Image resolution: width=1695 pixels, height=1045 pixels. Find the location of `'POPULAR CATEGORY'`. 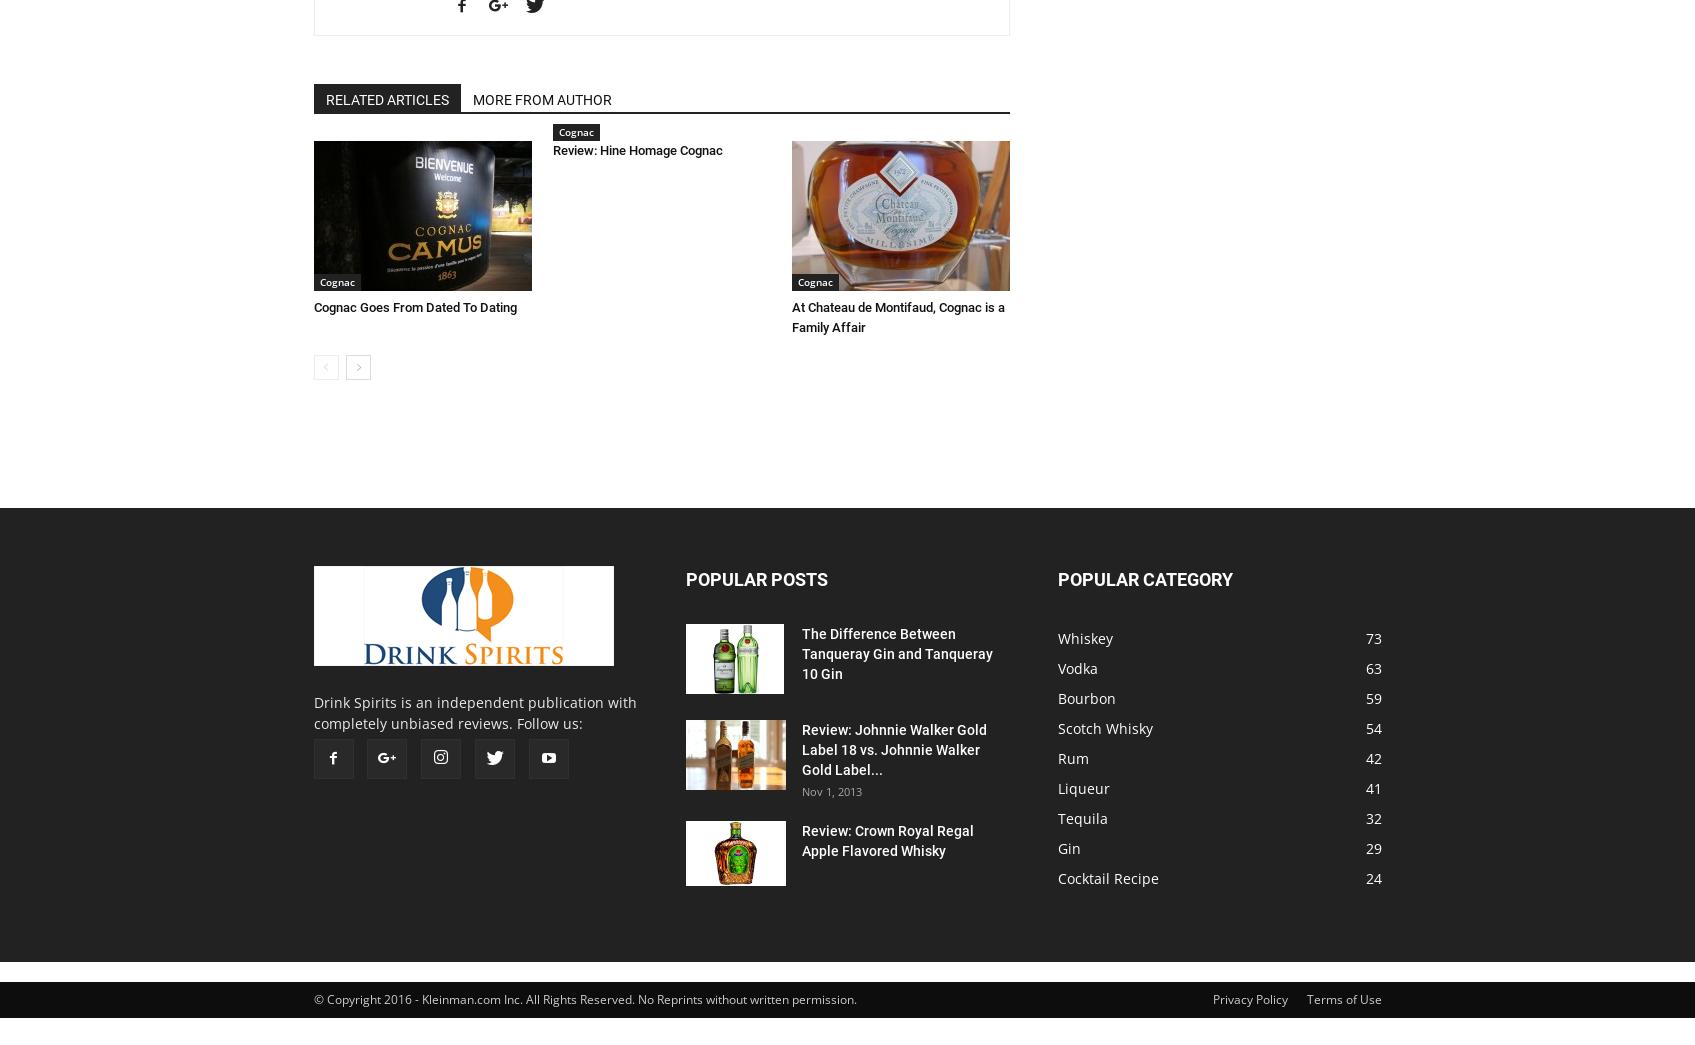

'POPULAR CATEGORY' is located at coordinates (1143, 579).